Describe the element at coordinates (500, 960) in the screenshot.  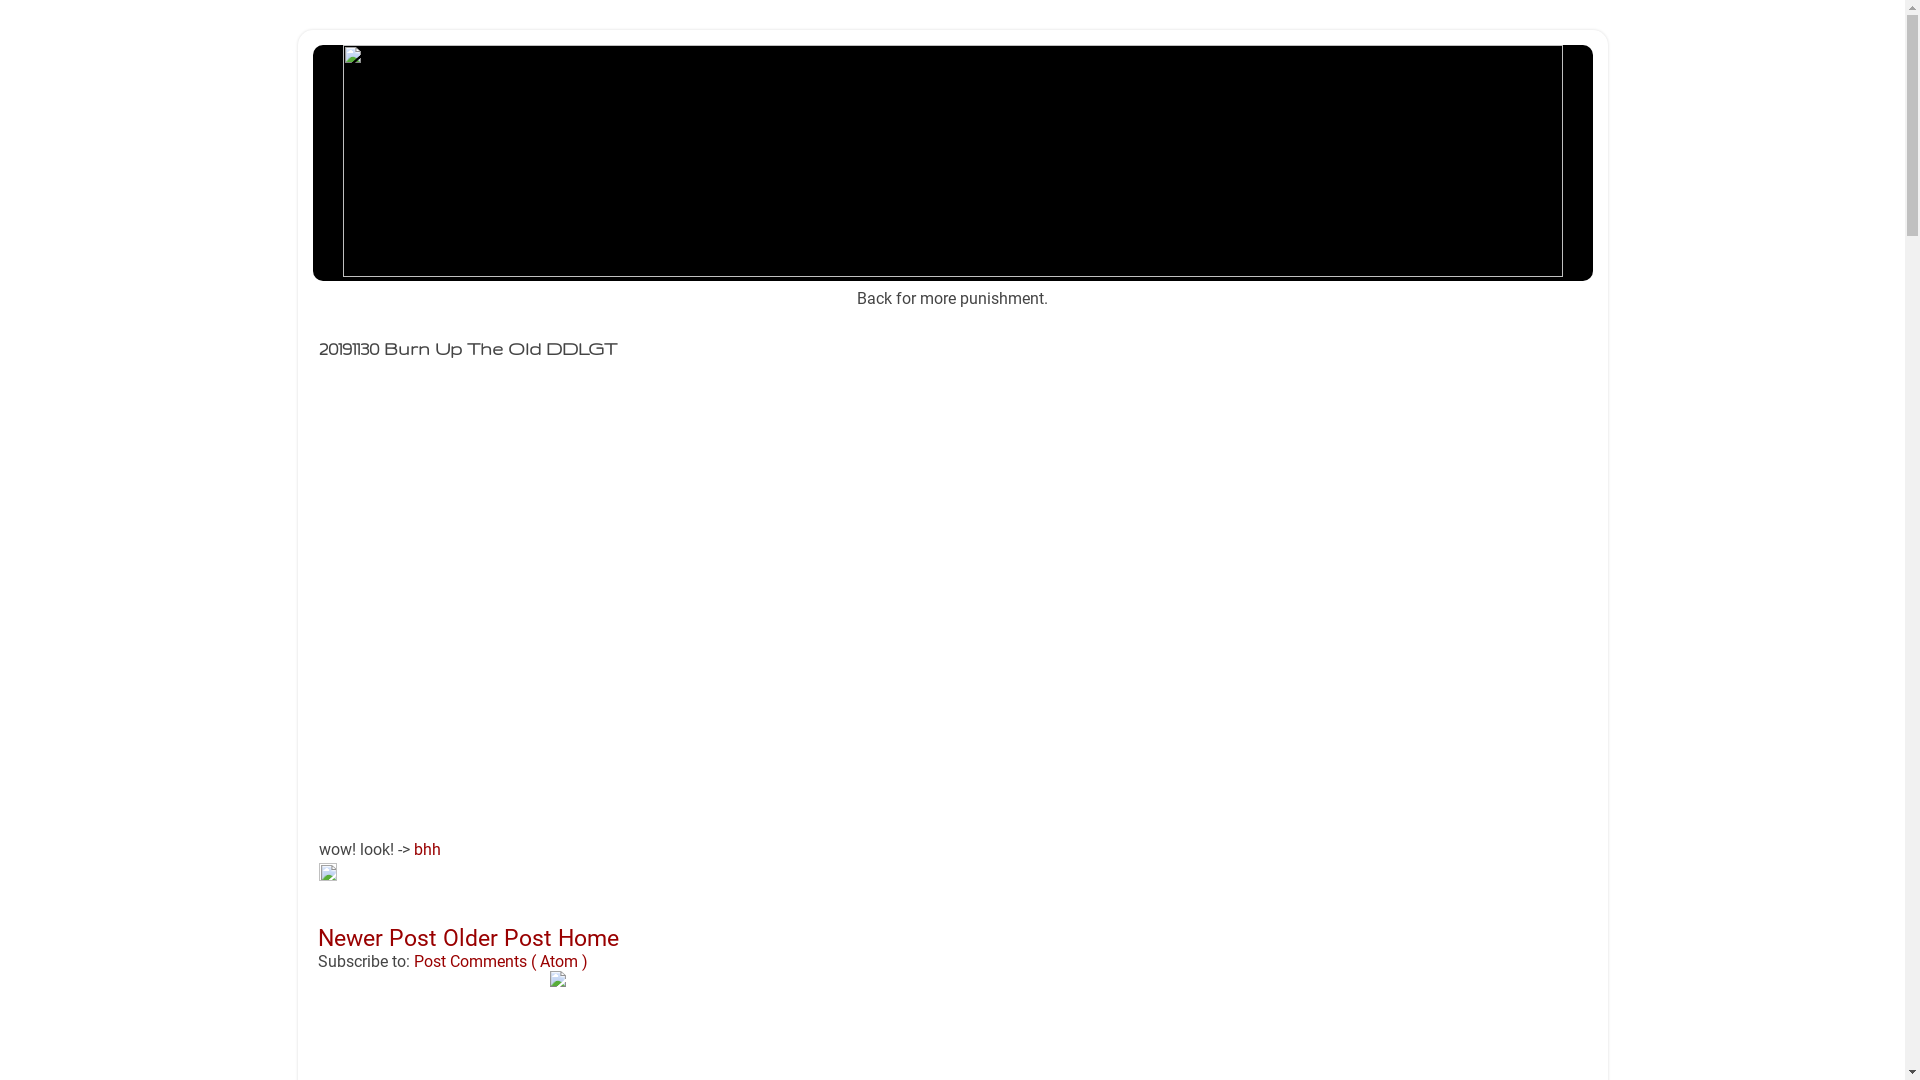
I see `'Post Comments ( Atom )'` at that location.